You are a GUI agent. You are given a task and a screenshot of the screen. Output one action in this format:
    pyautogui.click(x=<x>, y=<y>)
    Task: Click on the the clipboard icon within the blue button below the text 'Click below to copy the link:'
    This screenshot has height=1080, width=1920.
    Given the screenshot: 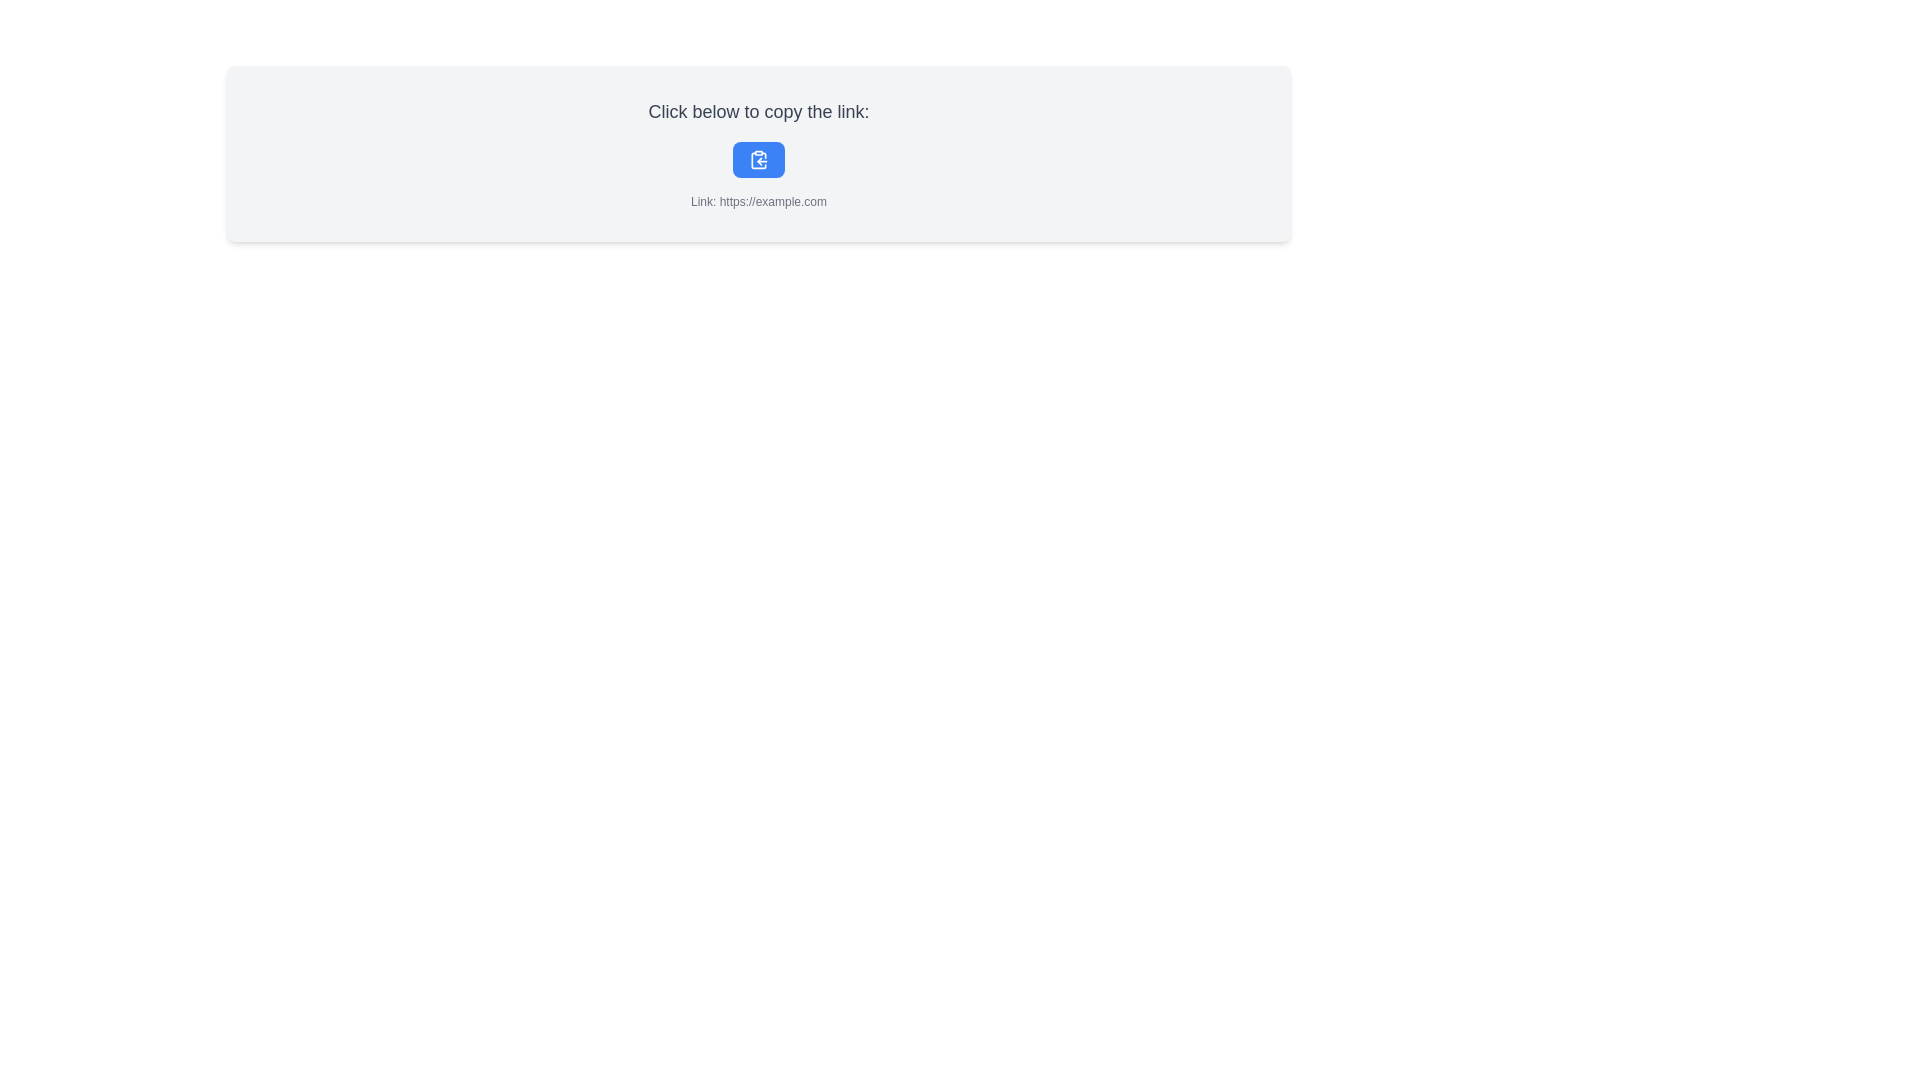 What is the action you would take?
    pyautogui.click(x=757, y=158)
    